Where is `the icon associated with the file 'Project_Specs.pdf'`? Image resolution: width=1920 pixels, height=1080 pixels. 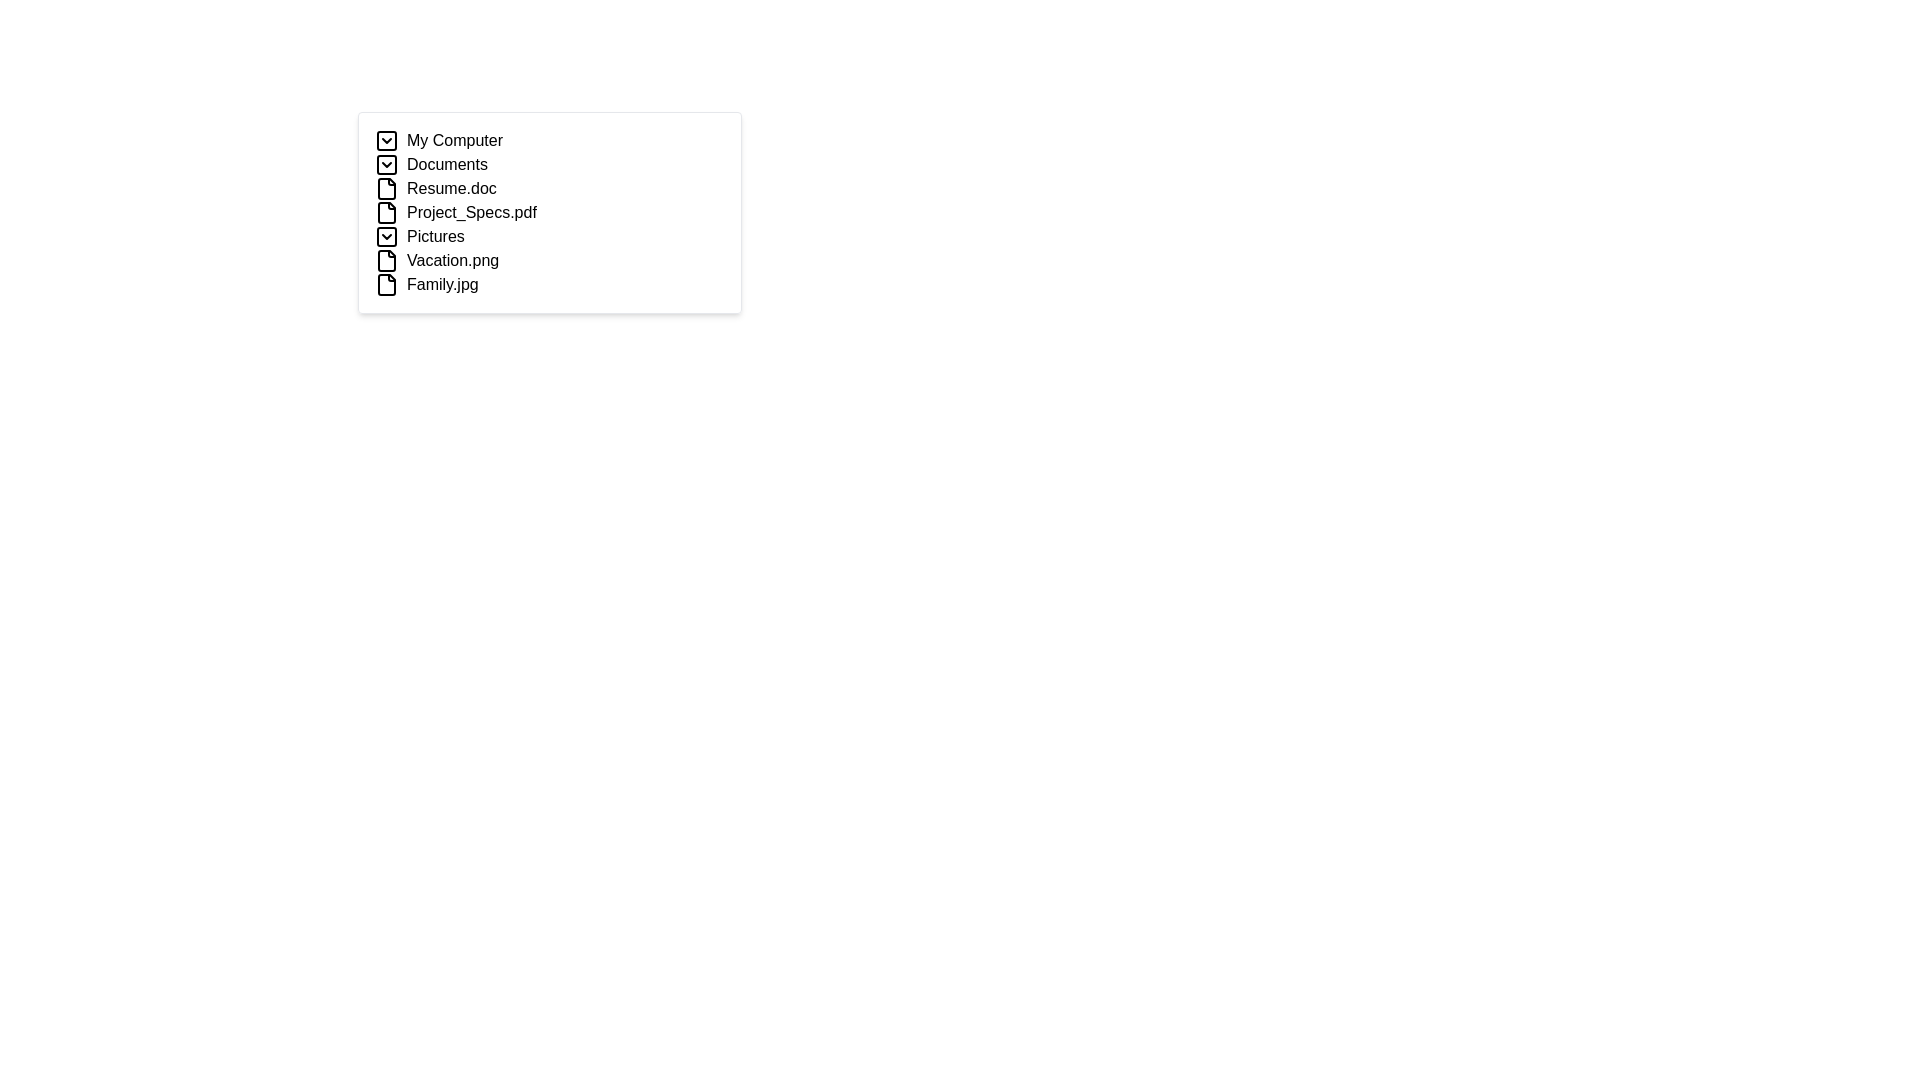 the icon associated with the file 'Project_Specs.pdf' is located at coordinates (387, 212).